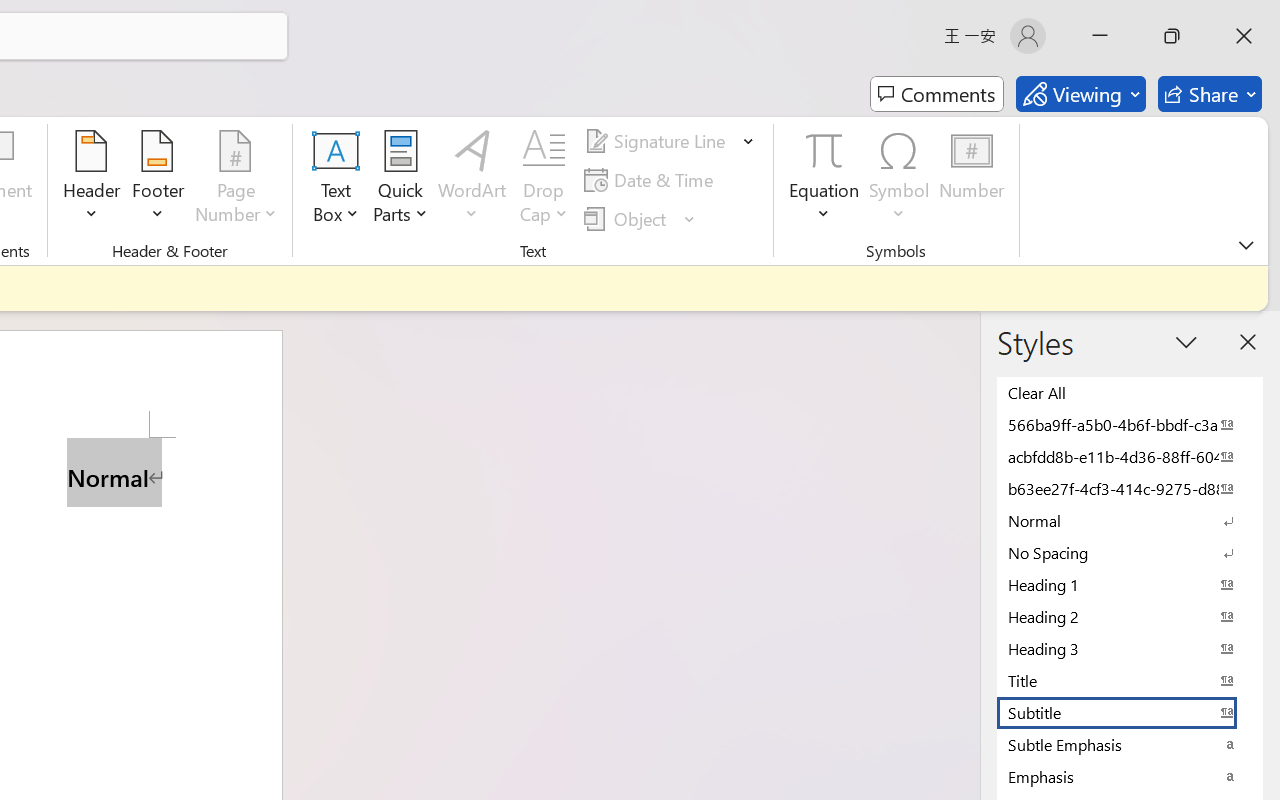 The width and height of the screenshot is (1280, 800). I want to click on 'Heading 2', so click(1130, 616).